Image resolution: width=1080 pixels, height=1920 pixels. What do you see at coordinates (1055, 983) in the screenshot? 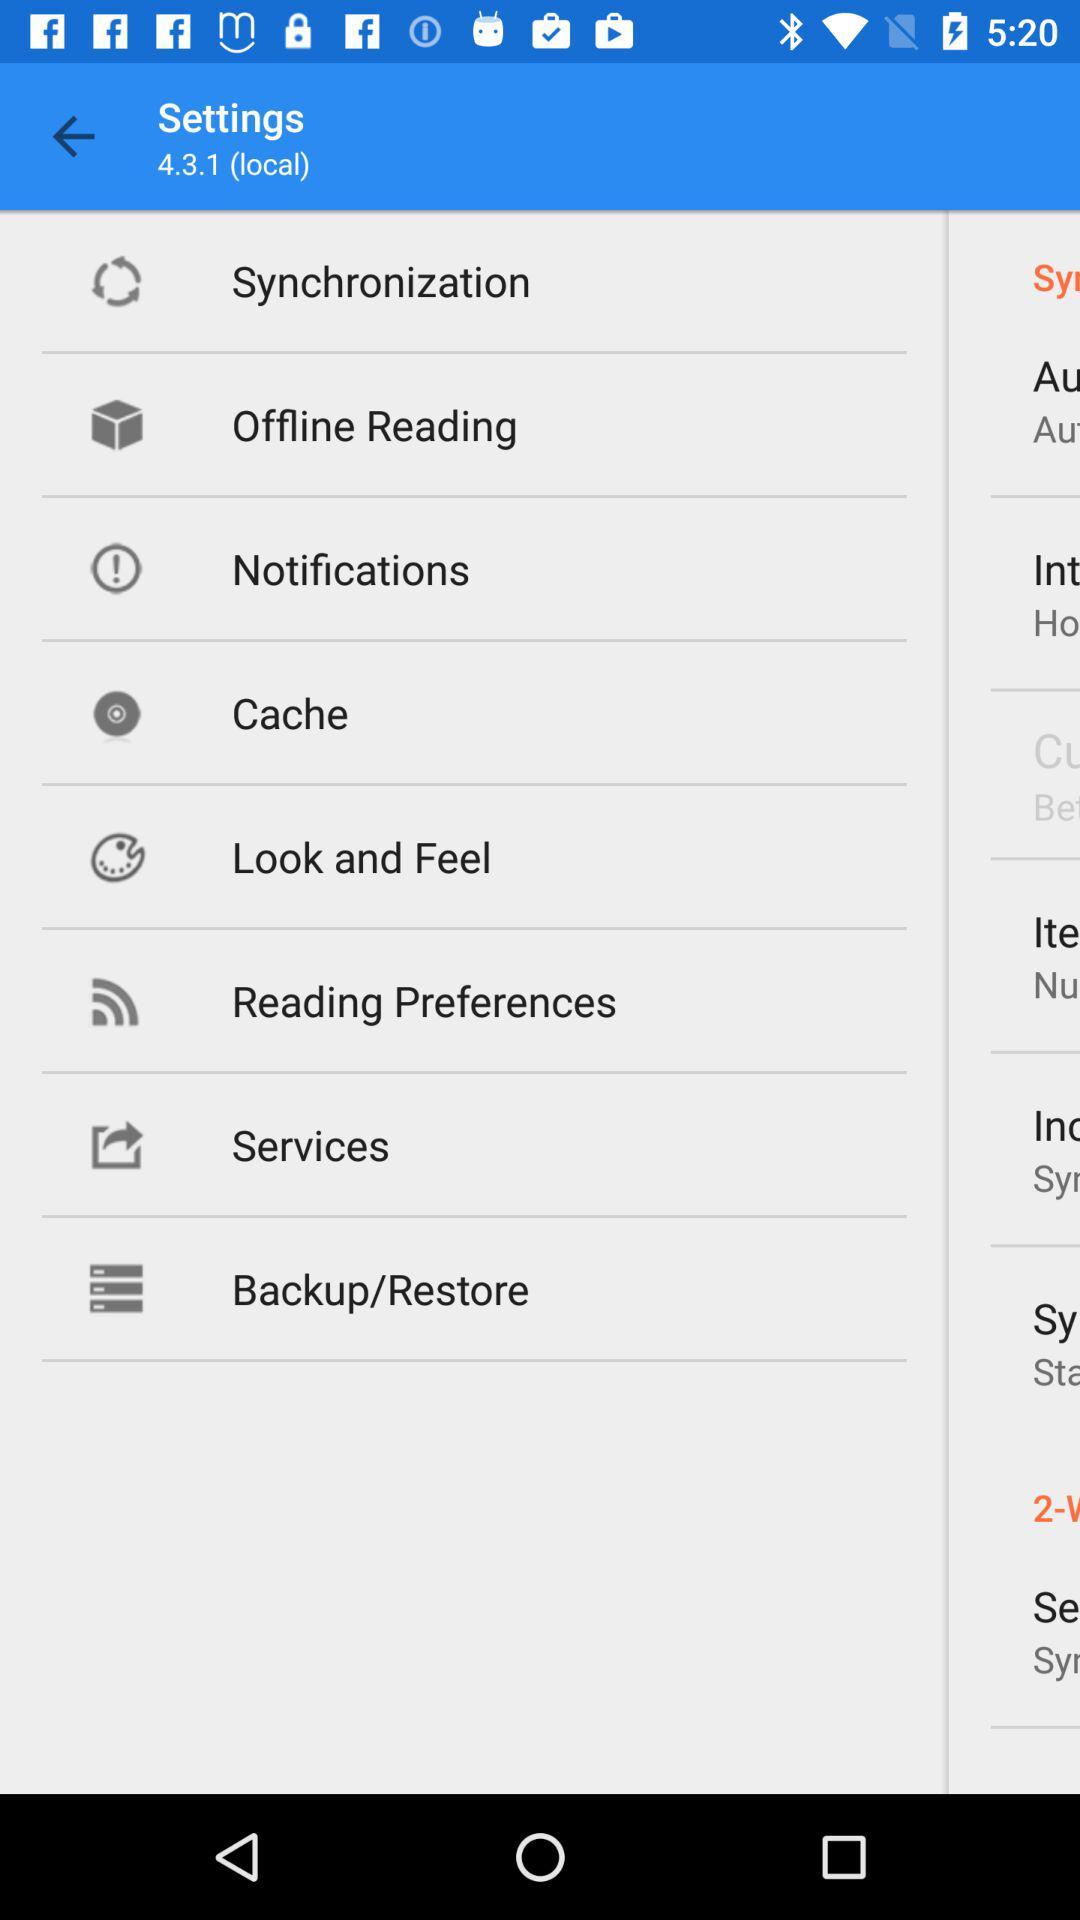
I see `the item above the include starred items item` at bounding box center [1055, 983].